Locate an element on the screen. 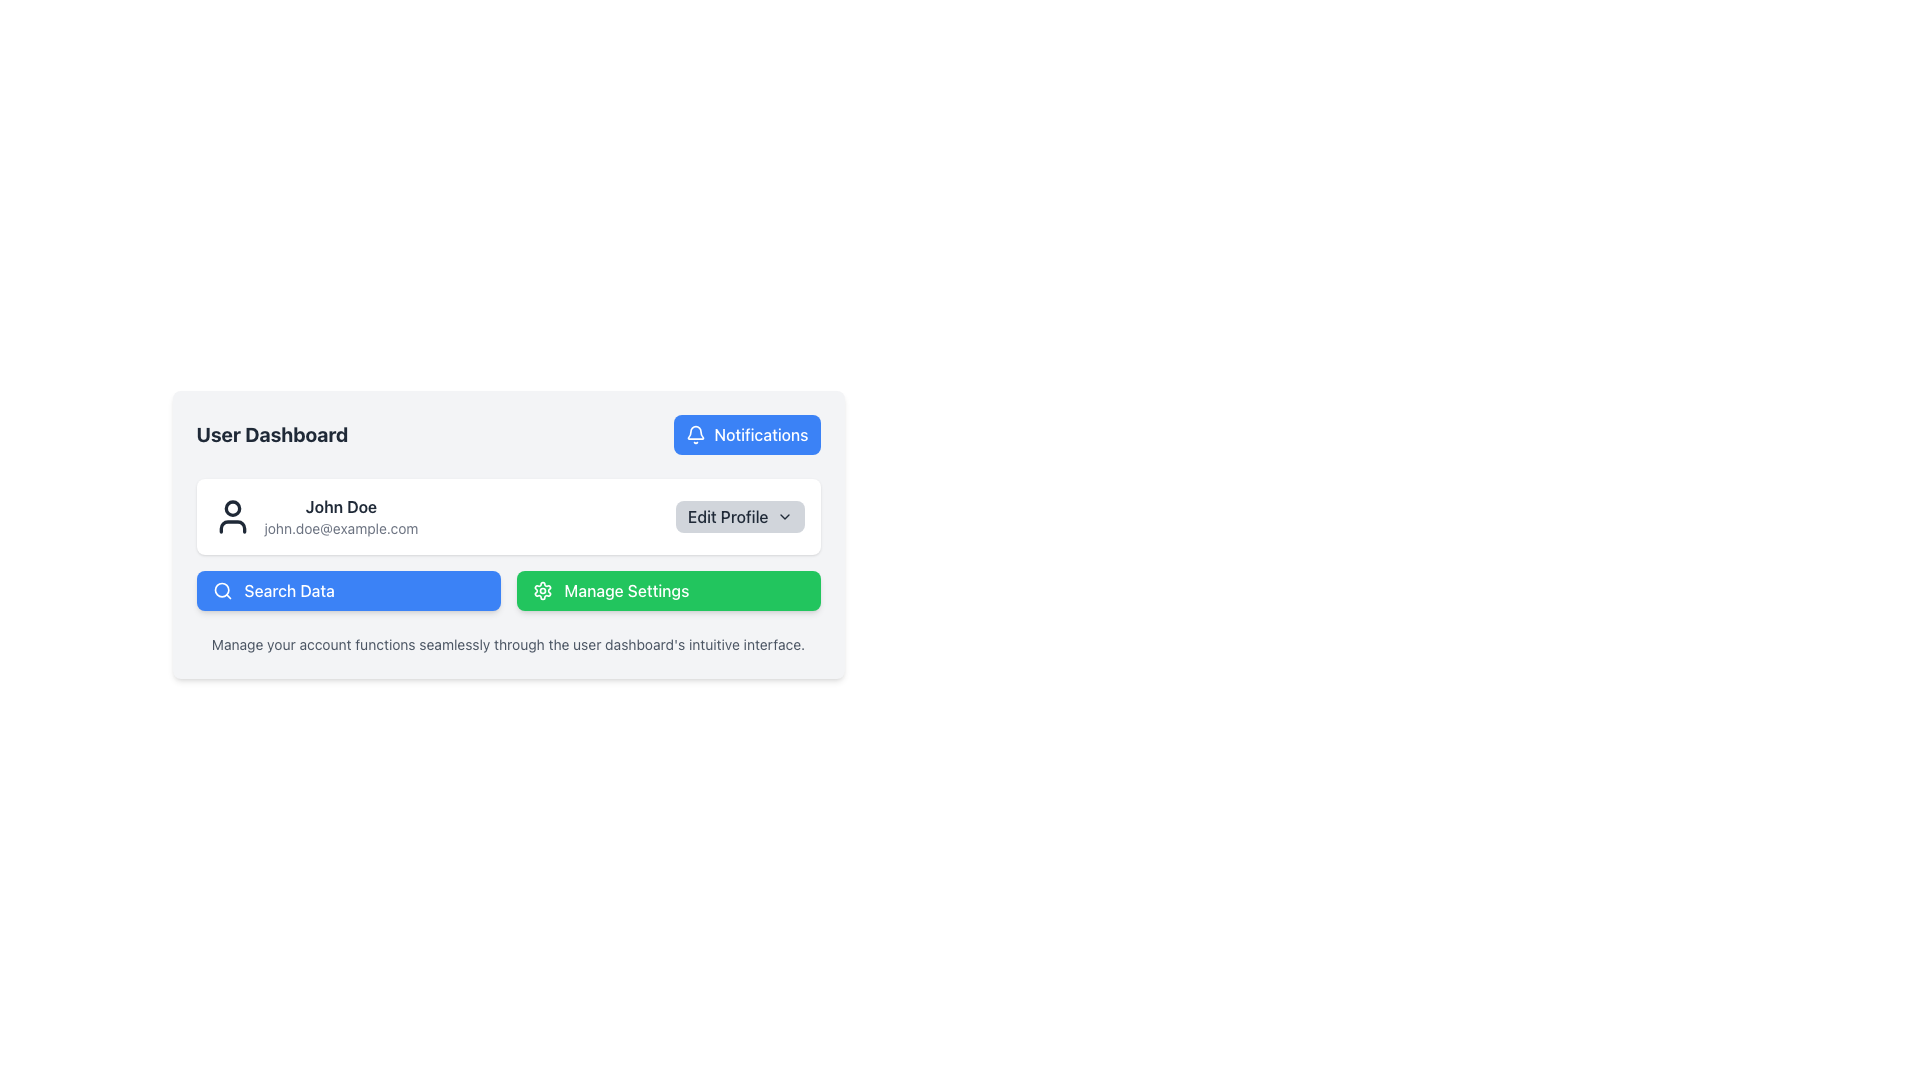  the user profile icon, which resembles a circle atop a smaller semi-circle, located immediately to the left of the text 'John Doe' and 'john.doe@example.com' is located at coordinates (232, 515).